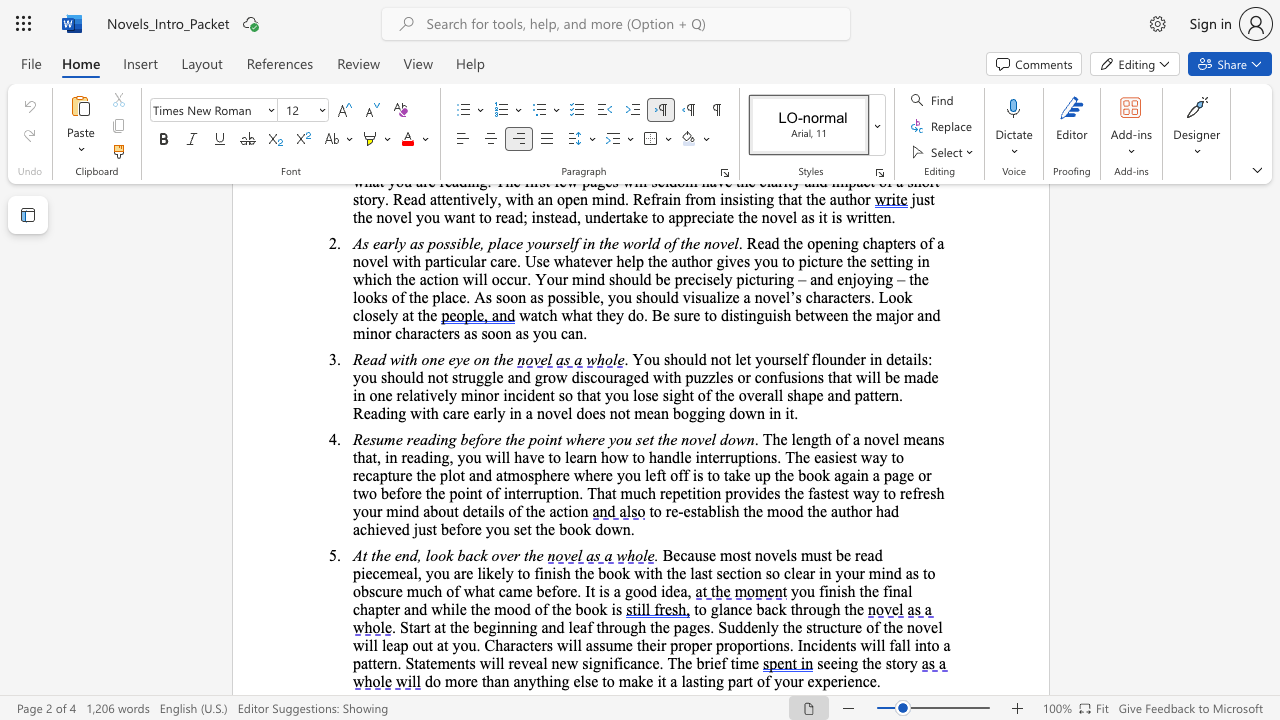 This screenshot has width=1280, height=720. Describe the element at coordinates (778, 555) in the screenshot. I see `the subset text "els must" within the text "Because most novels must be read piecemeal, you are likely to finish the book with the last section so clear in your mind as to obscure much of what came before. It is"` at that location.